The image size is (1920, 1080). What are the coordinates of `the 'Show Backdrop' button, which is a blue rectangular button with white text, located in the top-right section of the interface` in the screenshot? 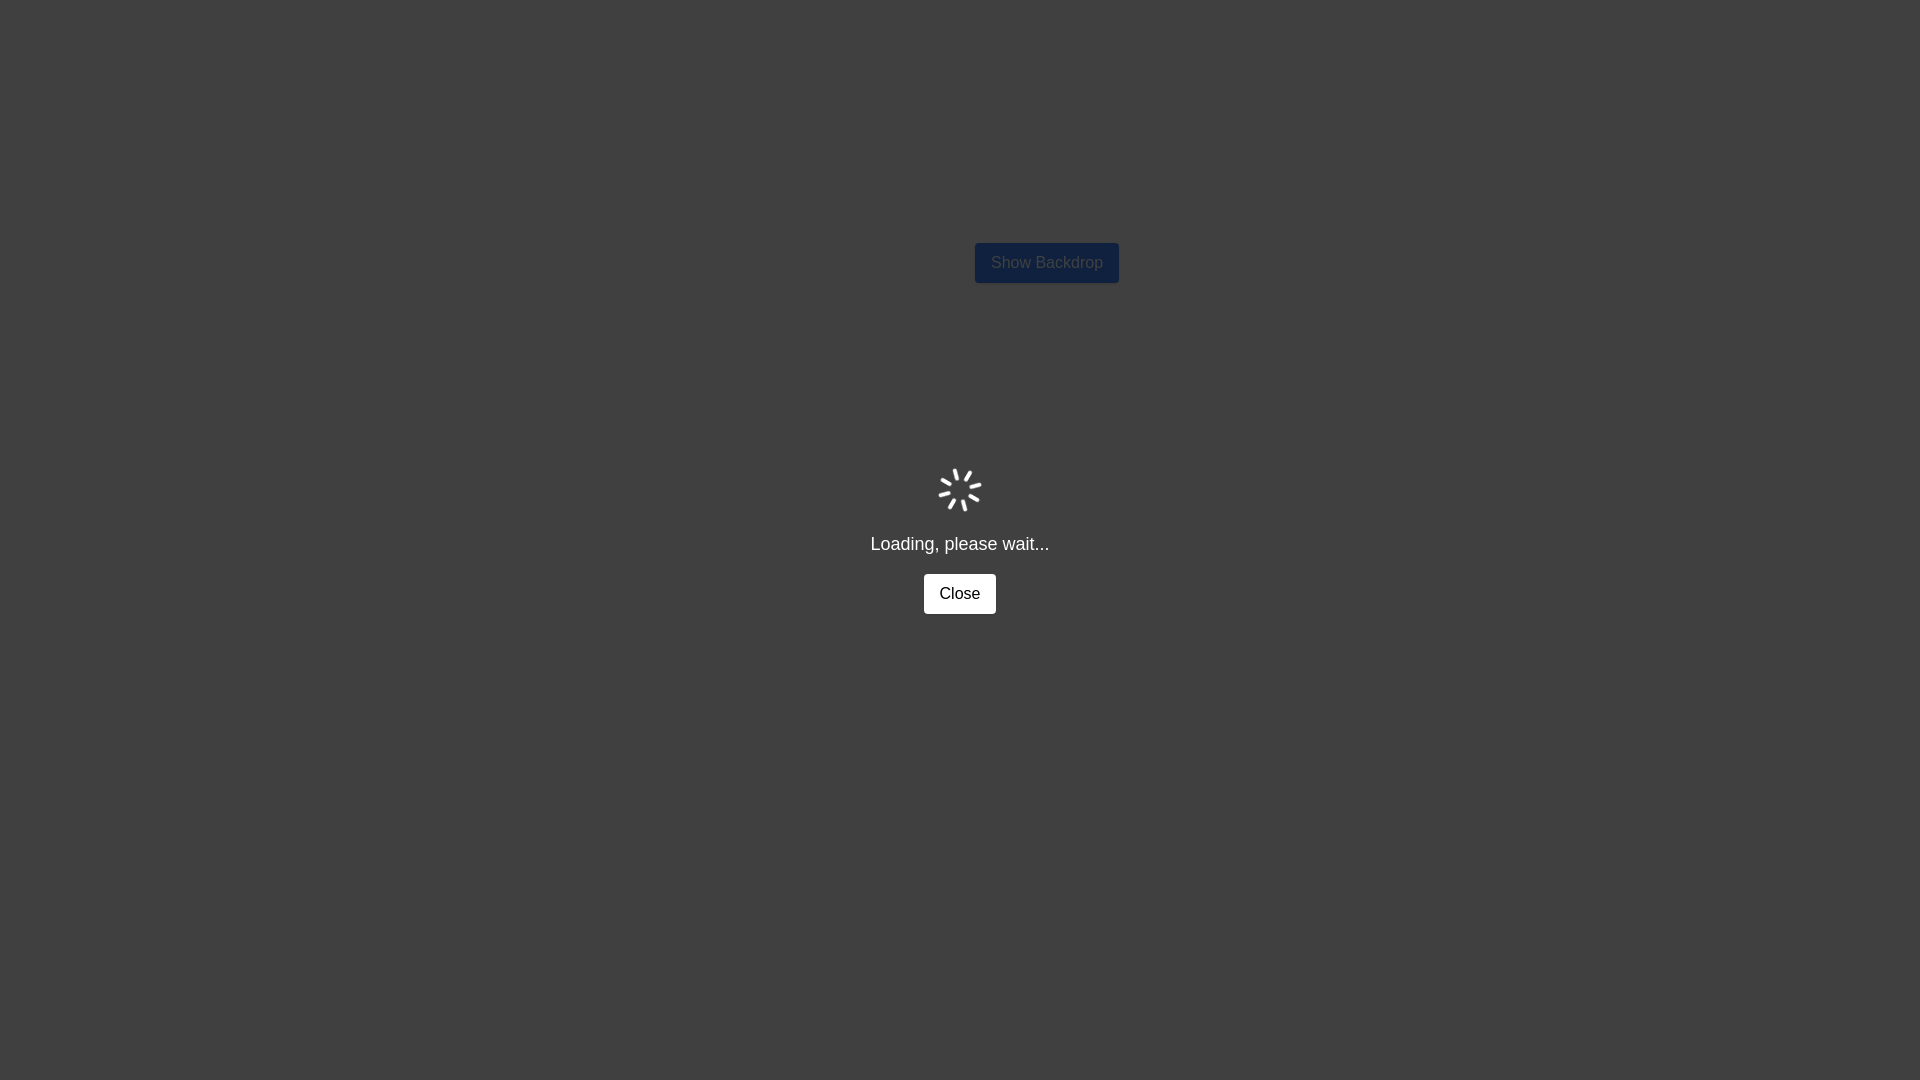 It's located at (1045, 261).